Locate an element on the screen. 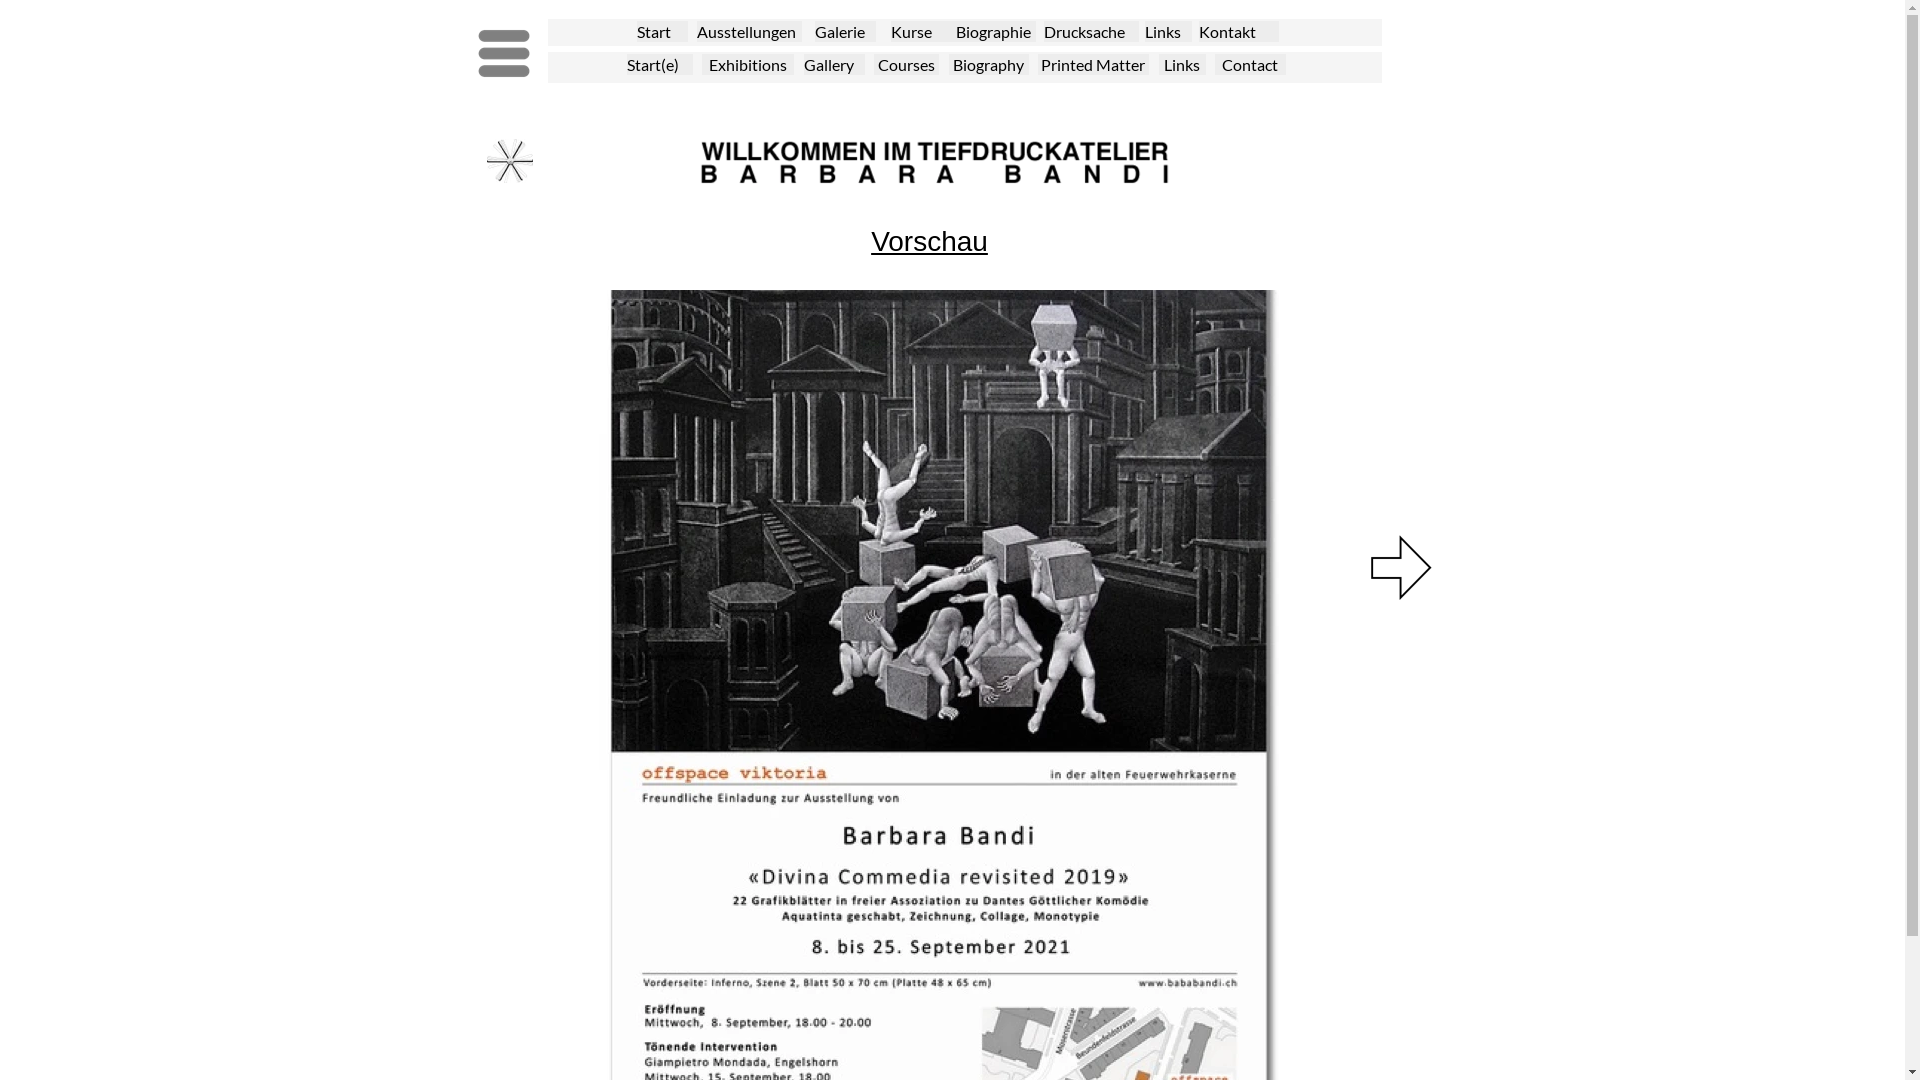  'Courses' is located at coordinates (905, 65).